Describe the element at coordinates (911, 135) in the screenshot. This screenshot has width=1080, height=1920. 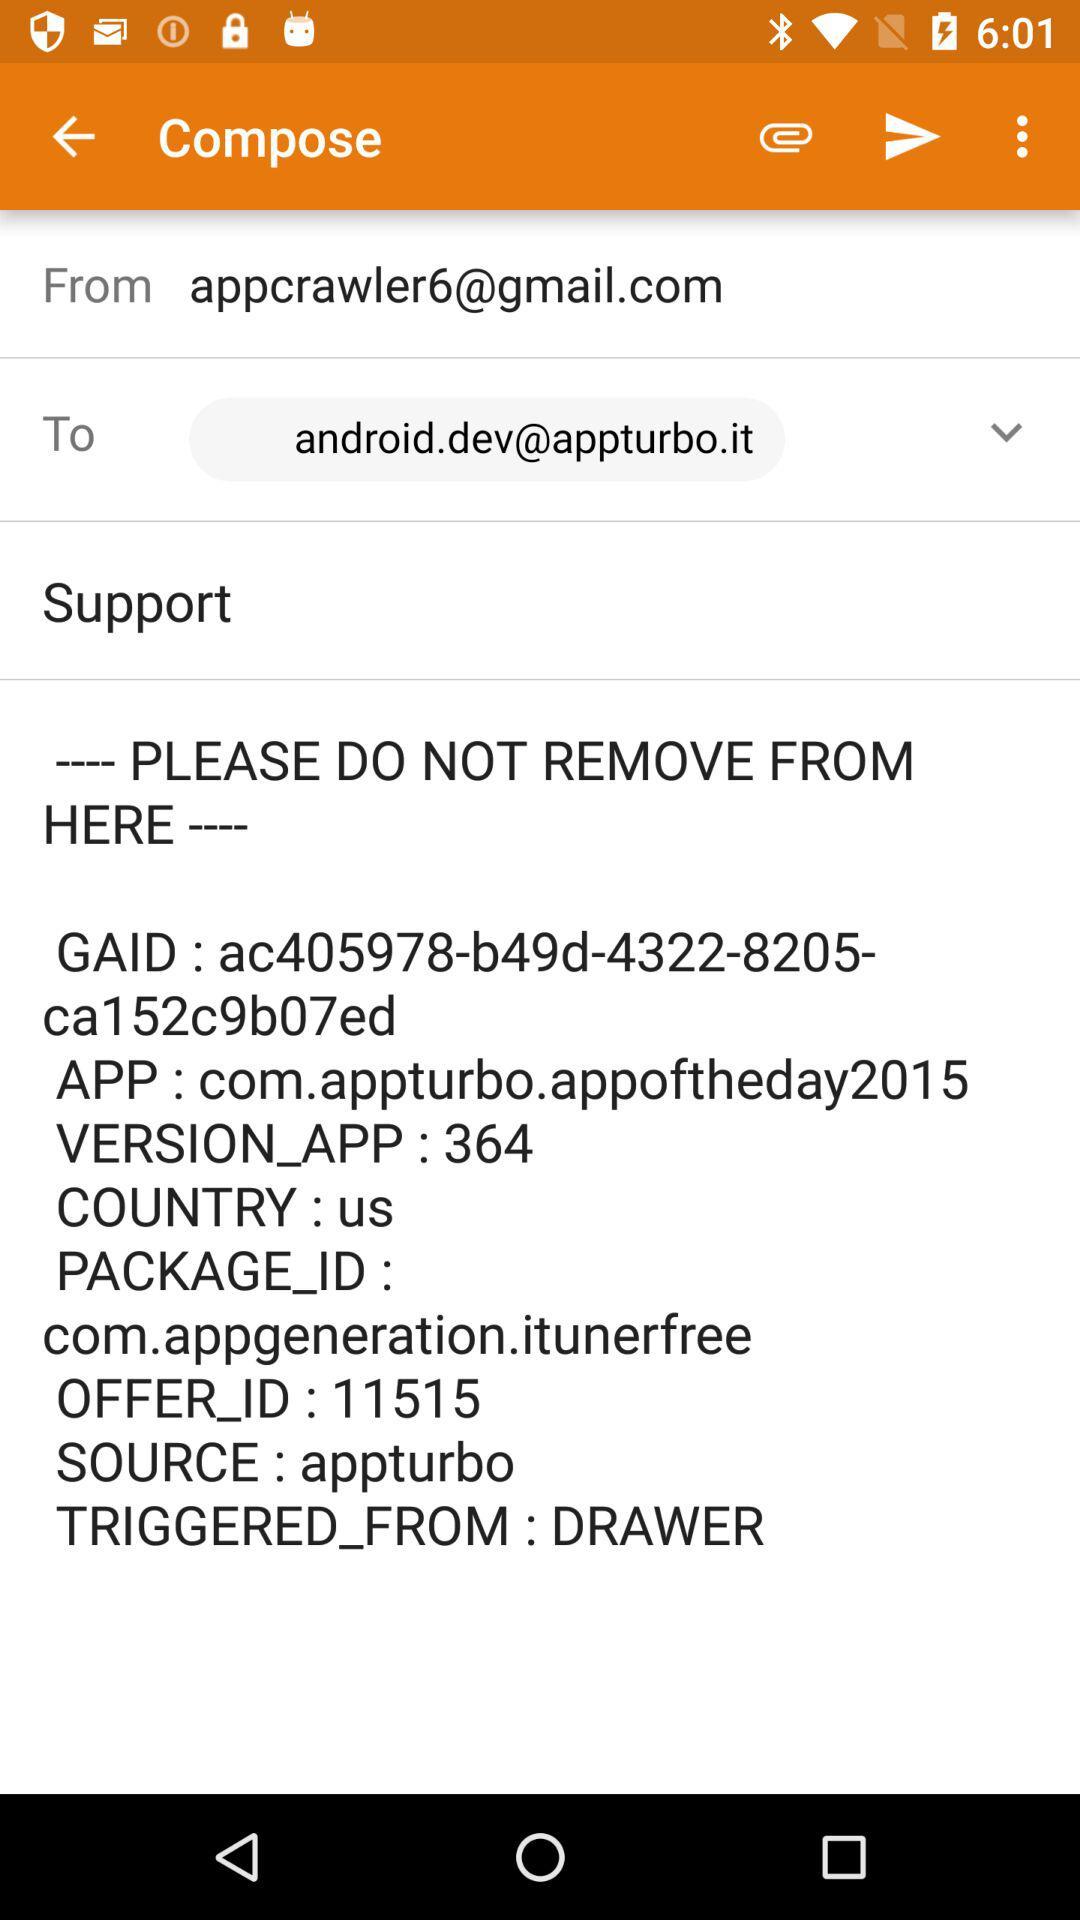
I see `item above the appcrawler6@gmail.com icon` at that location.